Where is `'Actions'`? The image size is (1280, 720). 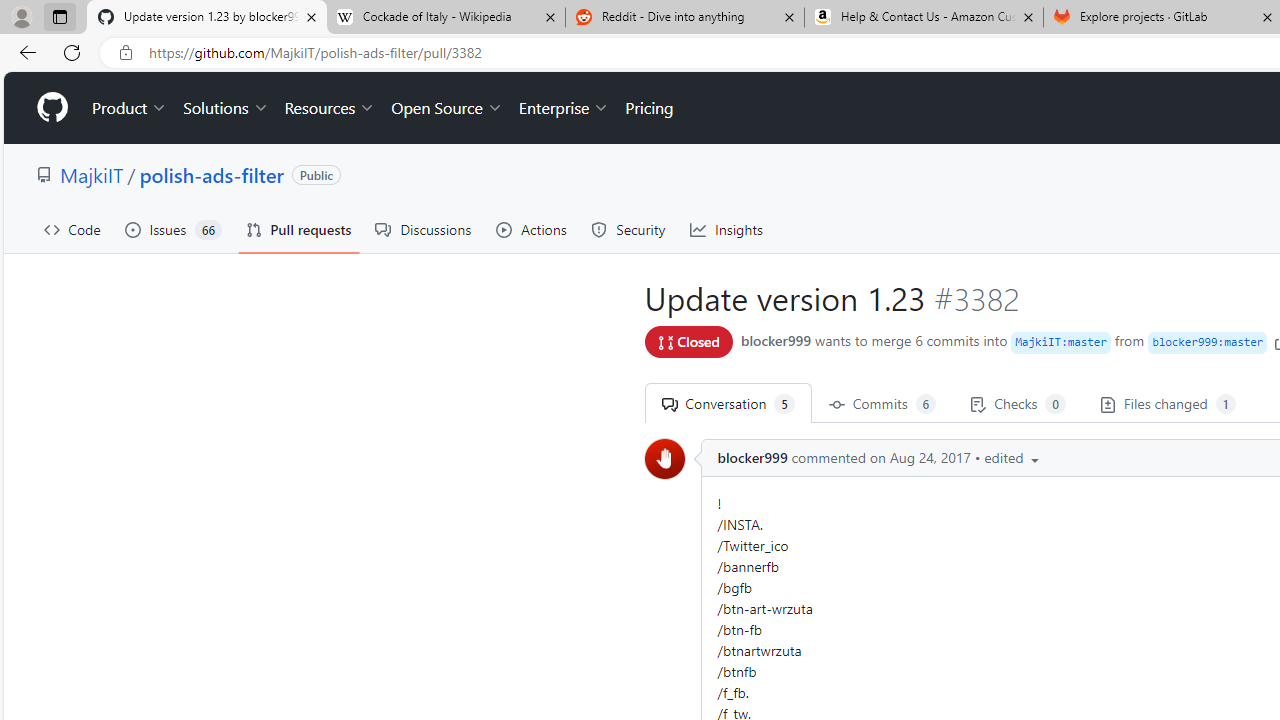
'Actions' is located at coordinates (531, 229).